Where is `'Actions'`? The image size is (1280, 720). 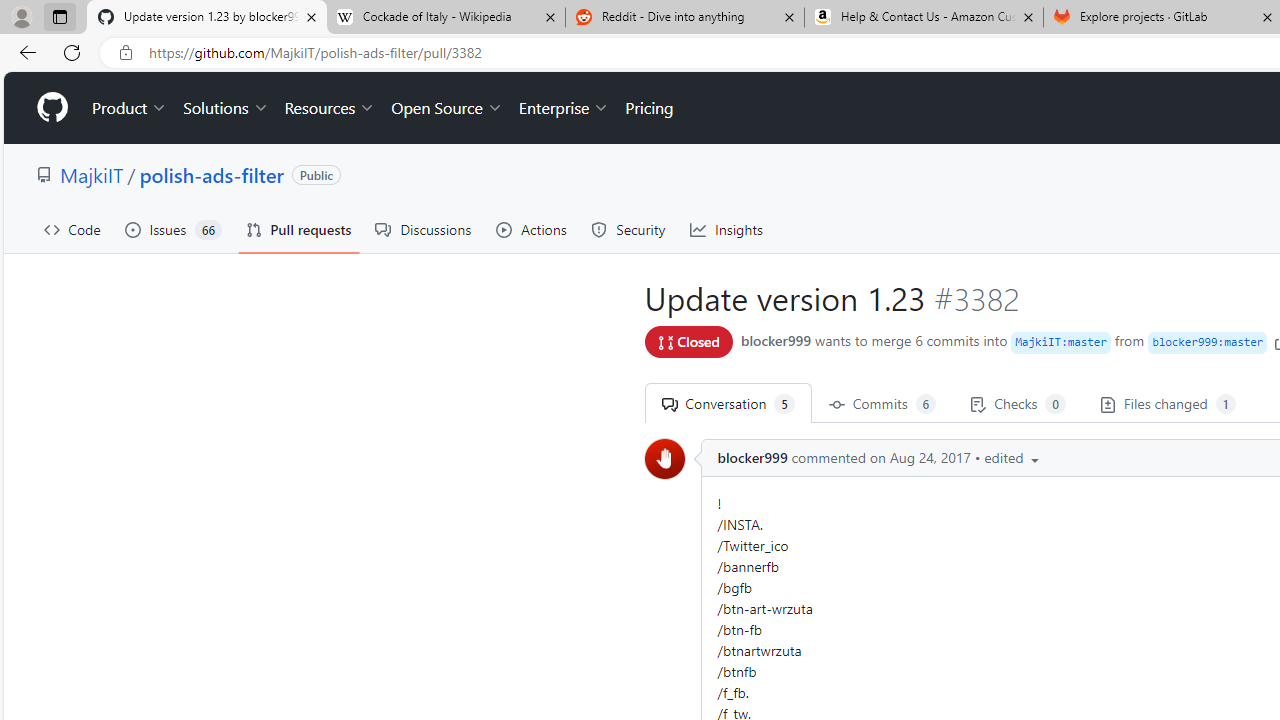
'Actions' is located at coordinates (531, 229).